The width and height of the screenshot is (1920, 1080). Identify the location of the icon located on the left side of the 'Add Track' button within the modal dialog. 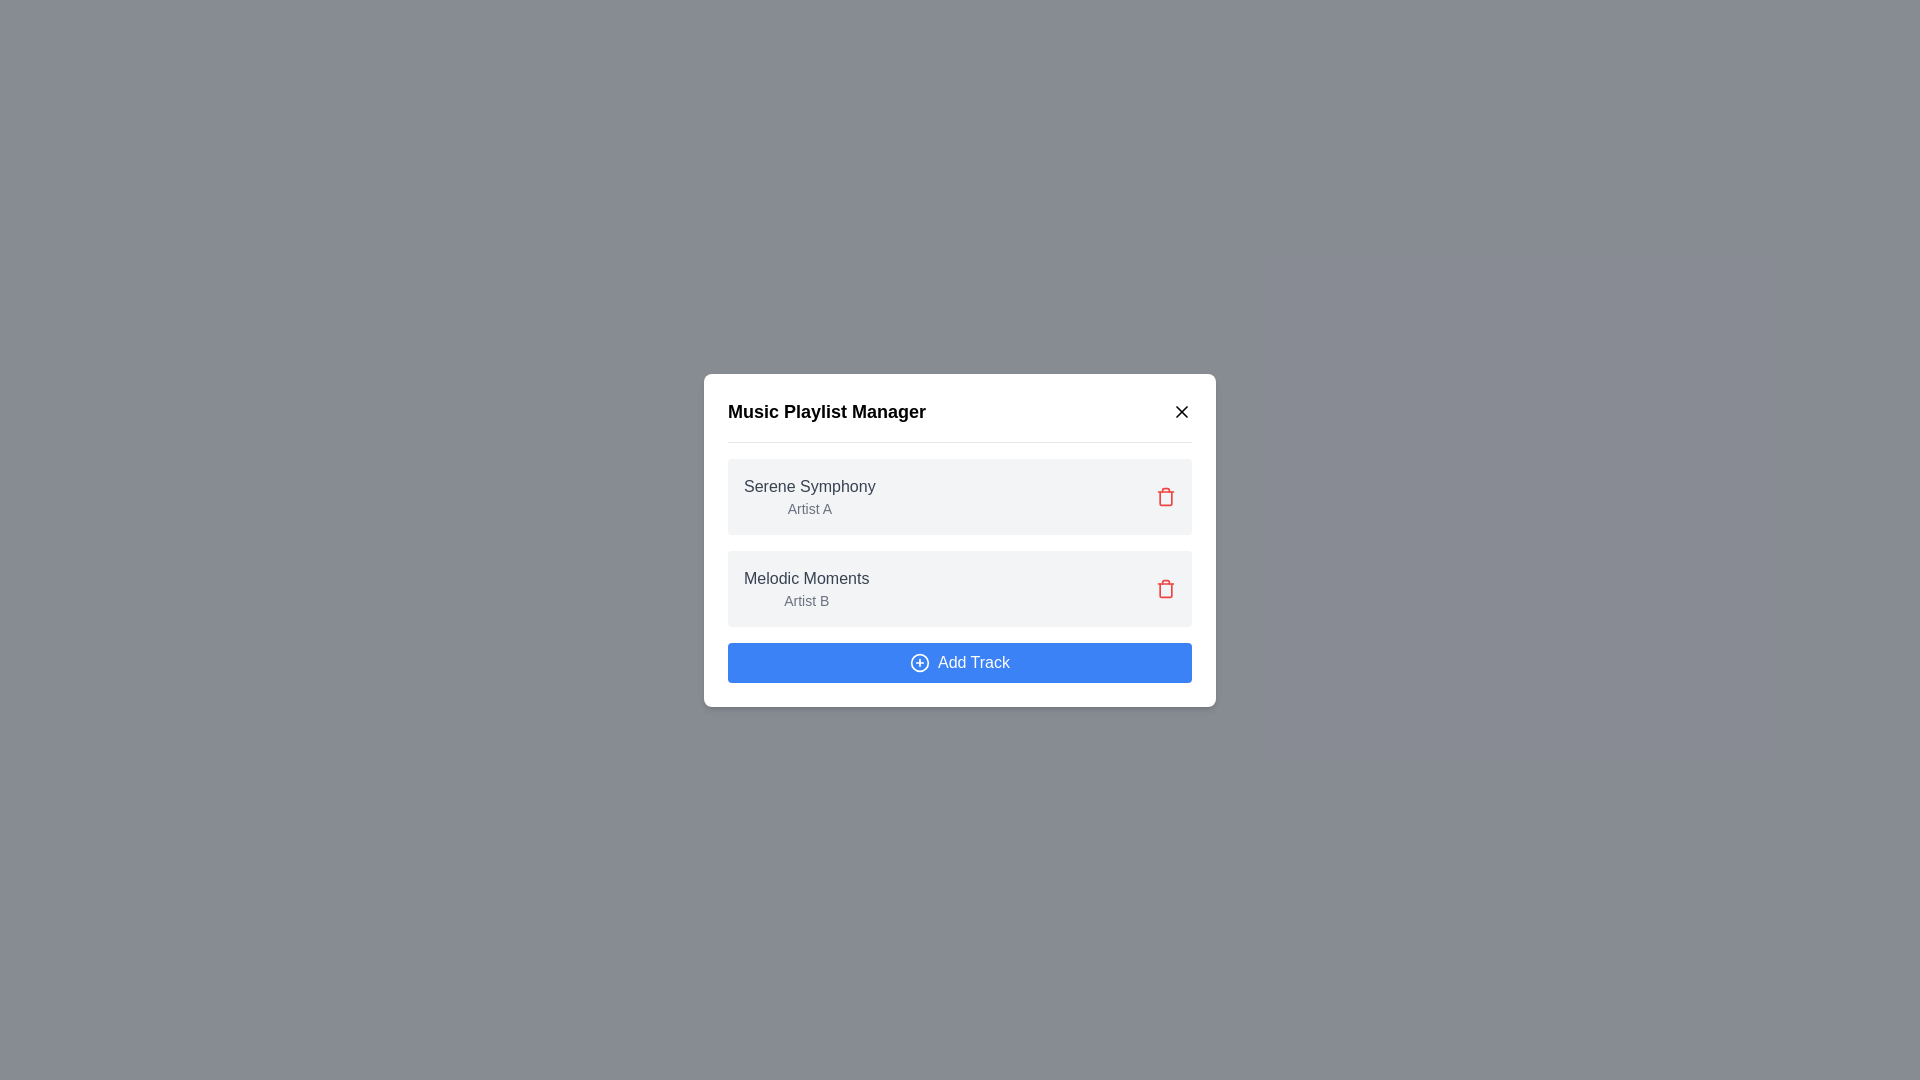
(919, 662).